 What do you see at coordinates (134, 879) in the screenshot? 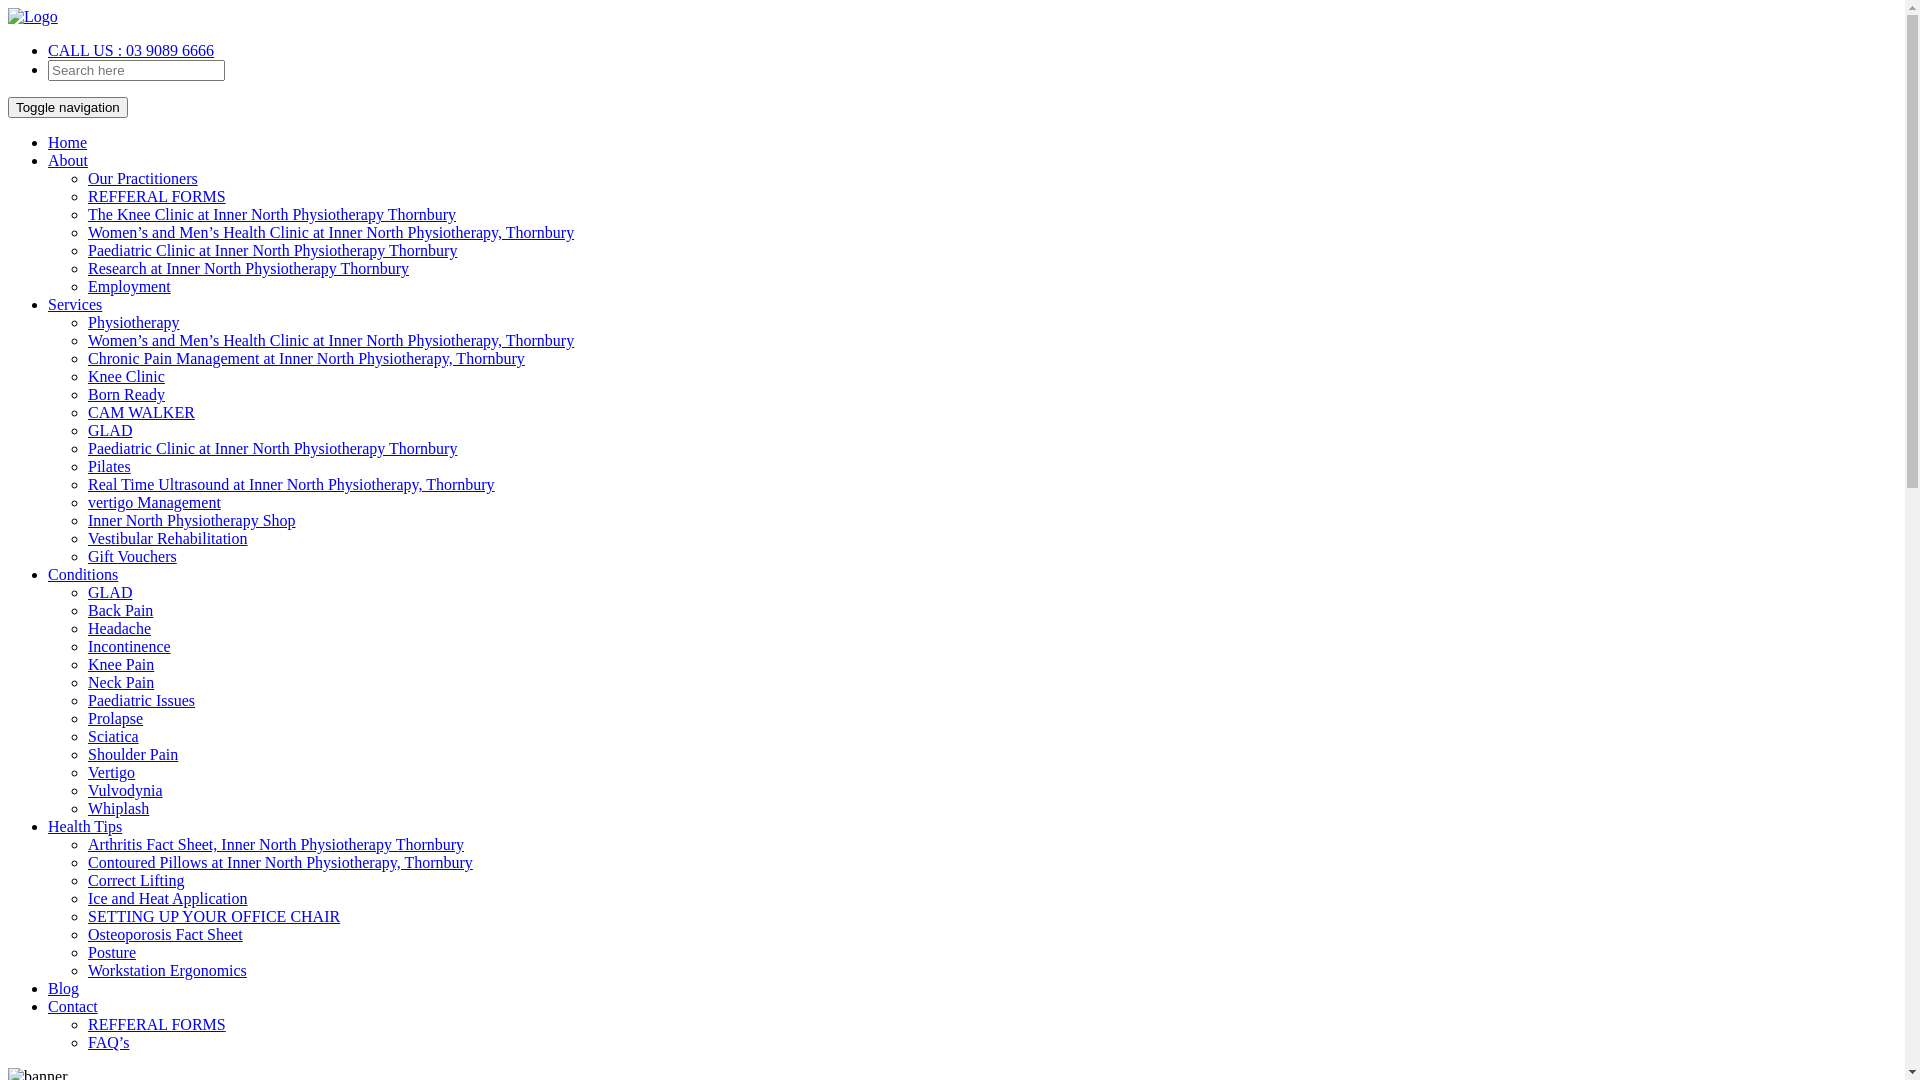
I see `'Correct Lifting'` at bounding box center [134, 879].